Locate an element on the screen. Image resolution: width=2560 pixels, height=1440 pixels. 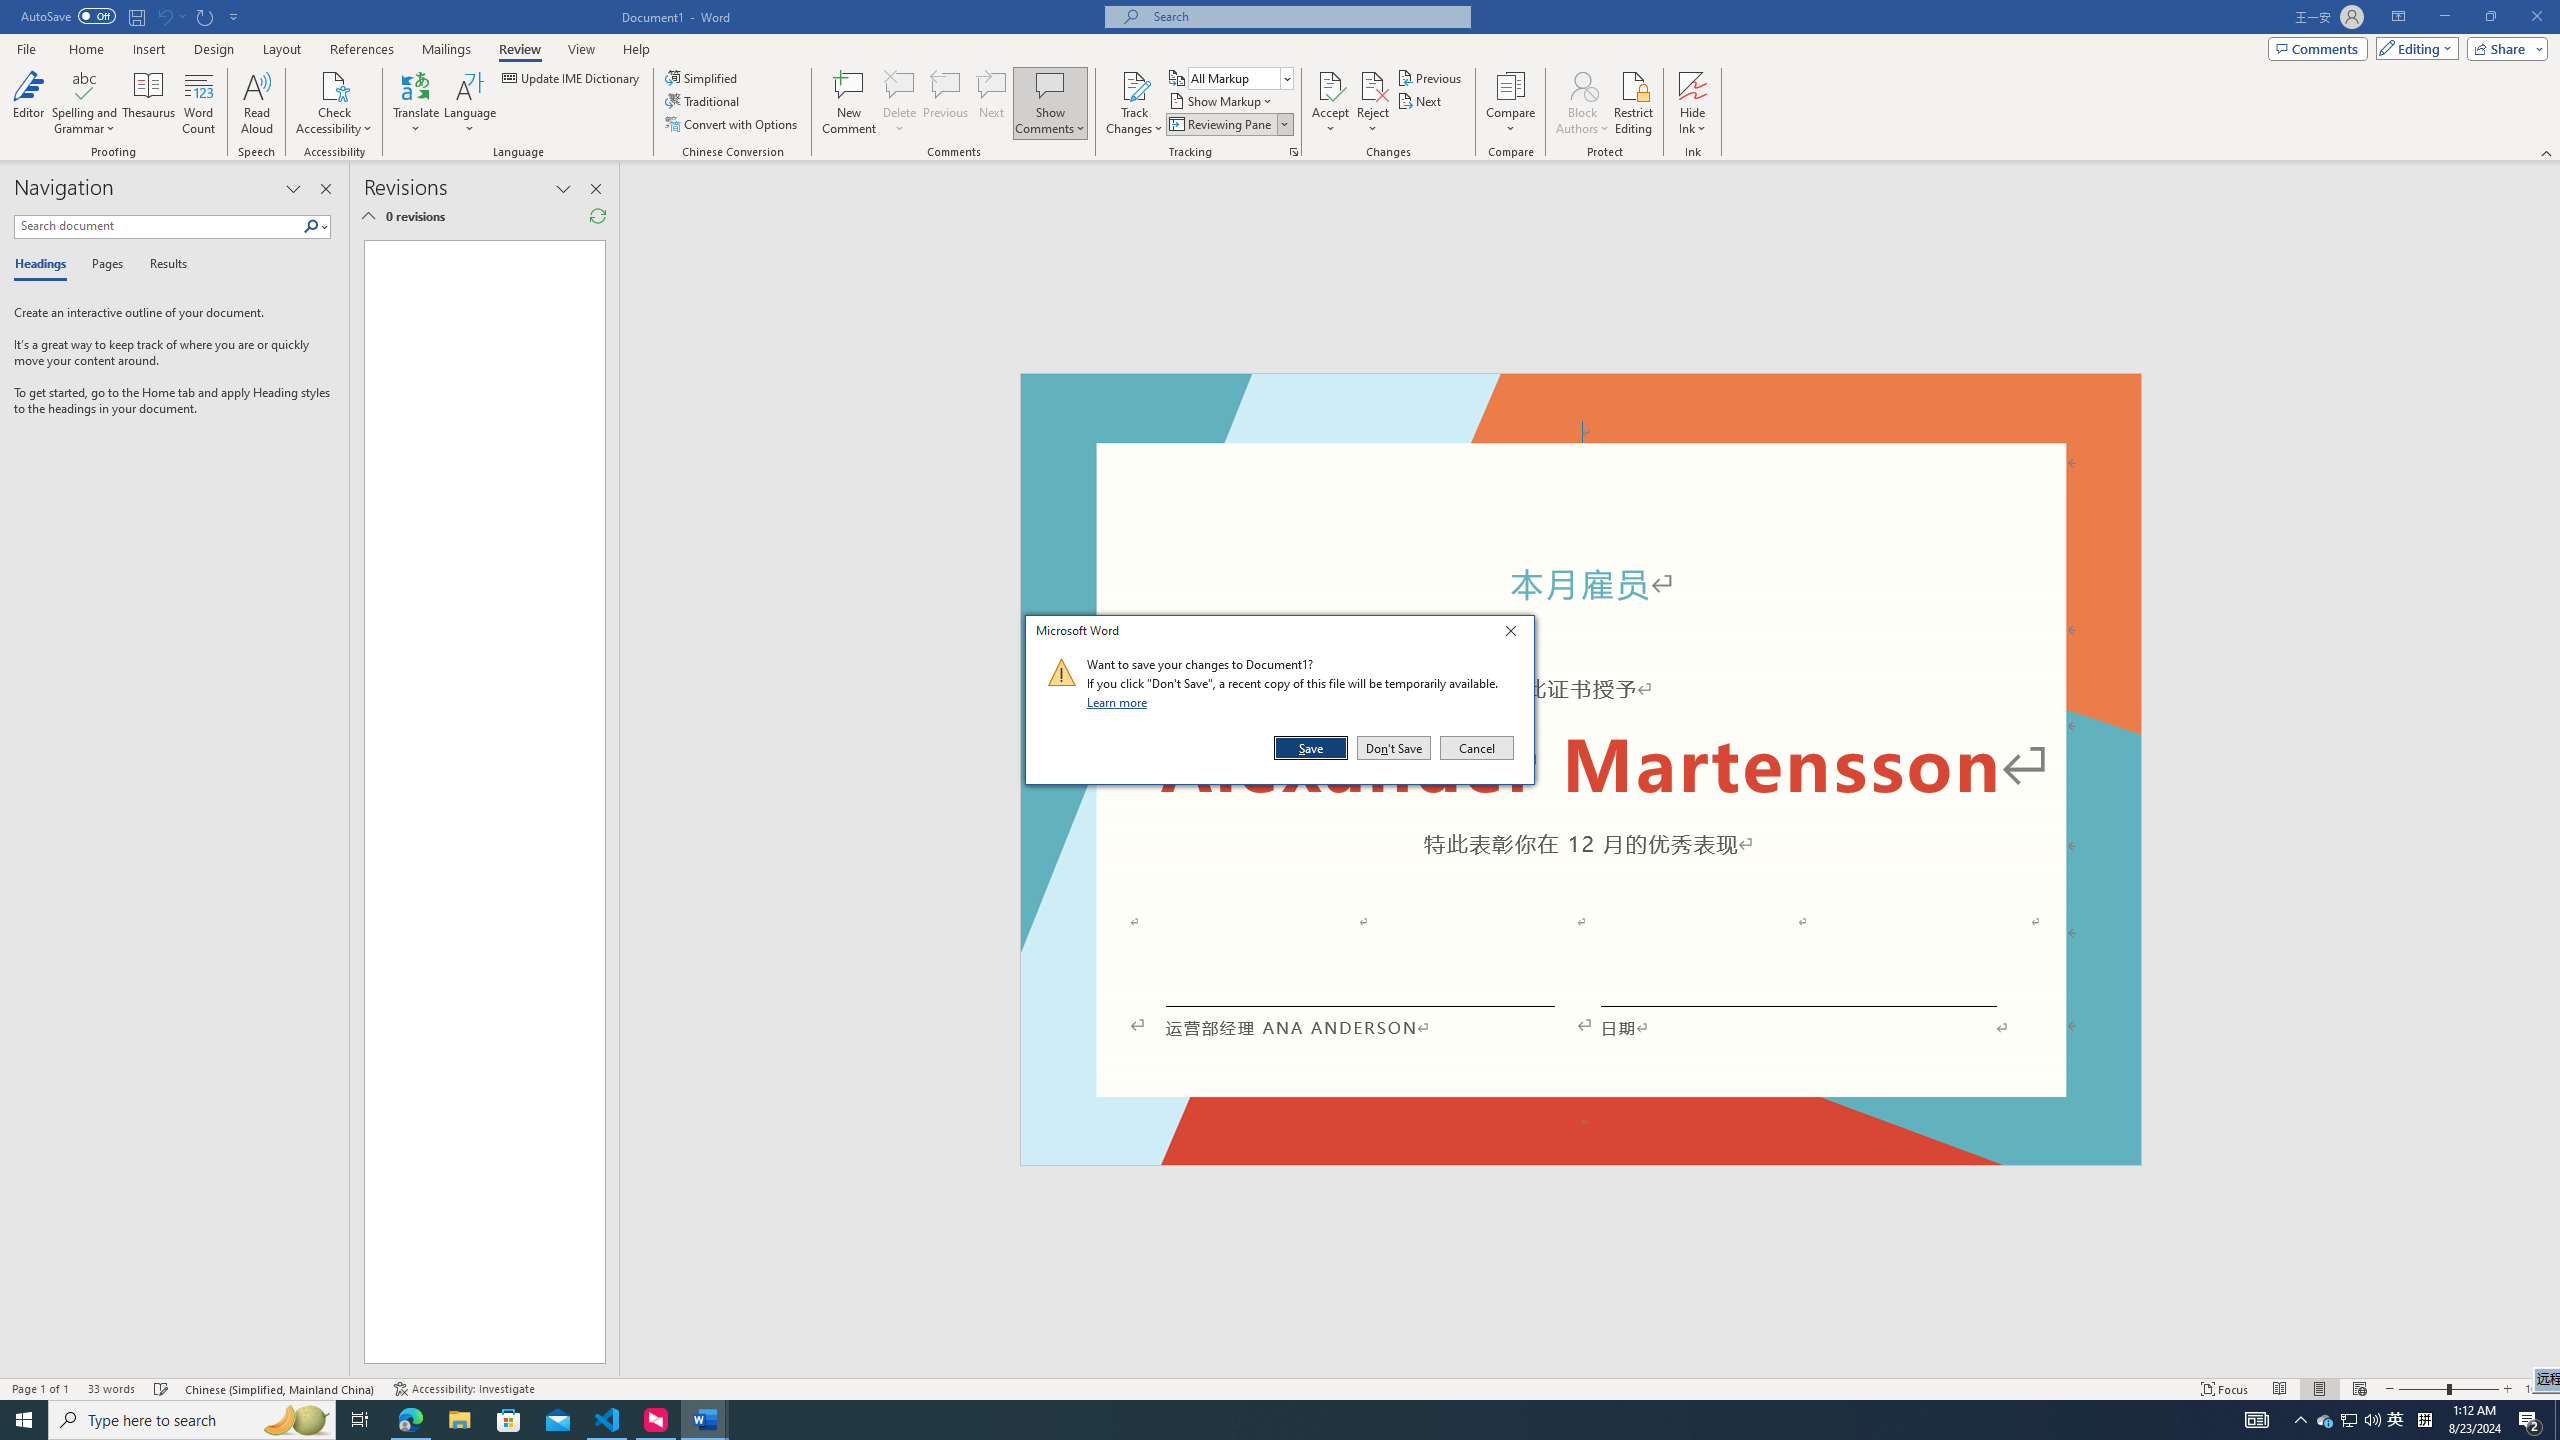
'AutoSave' is located at coordinates (69, 15).